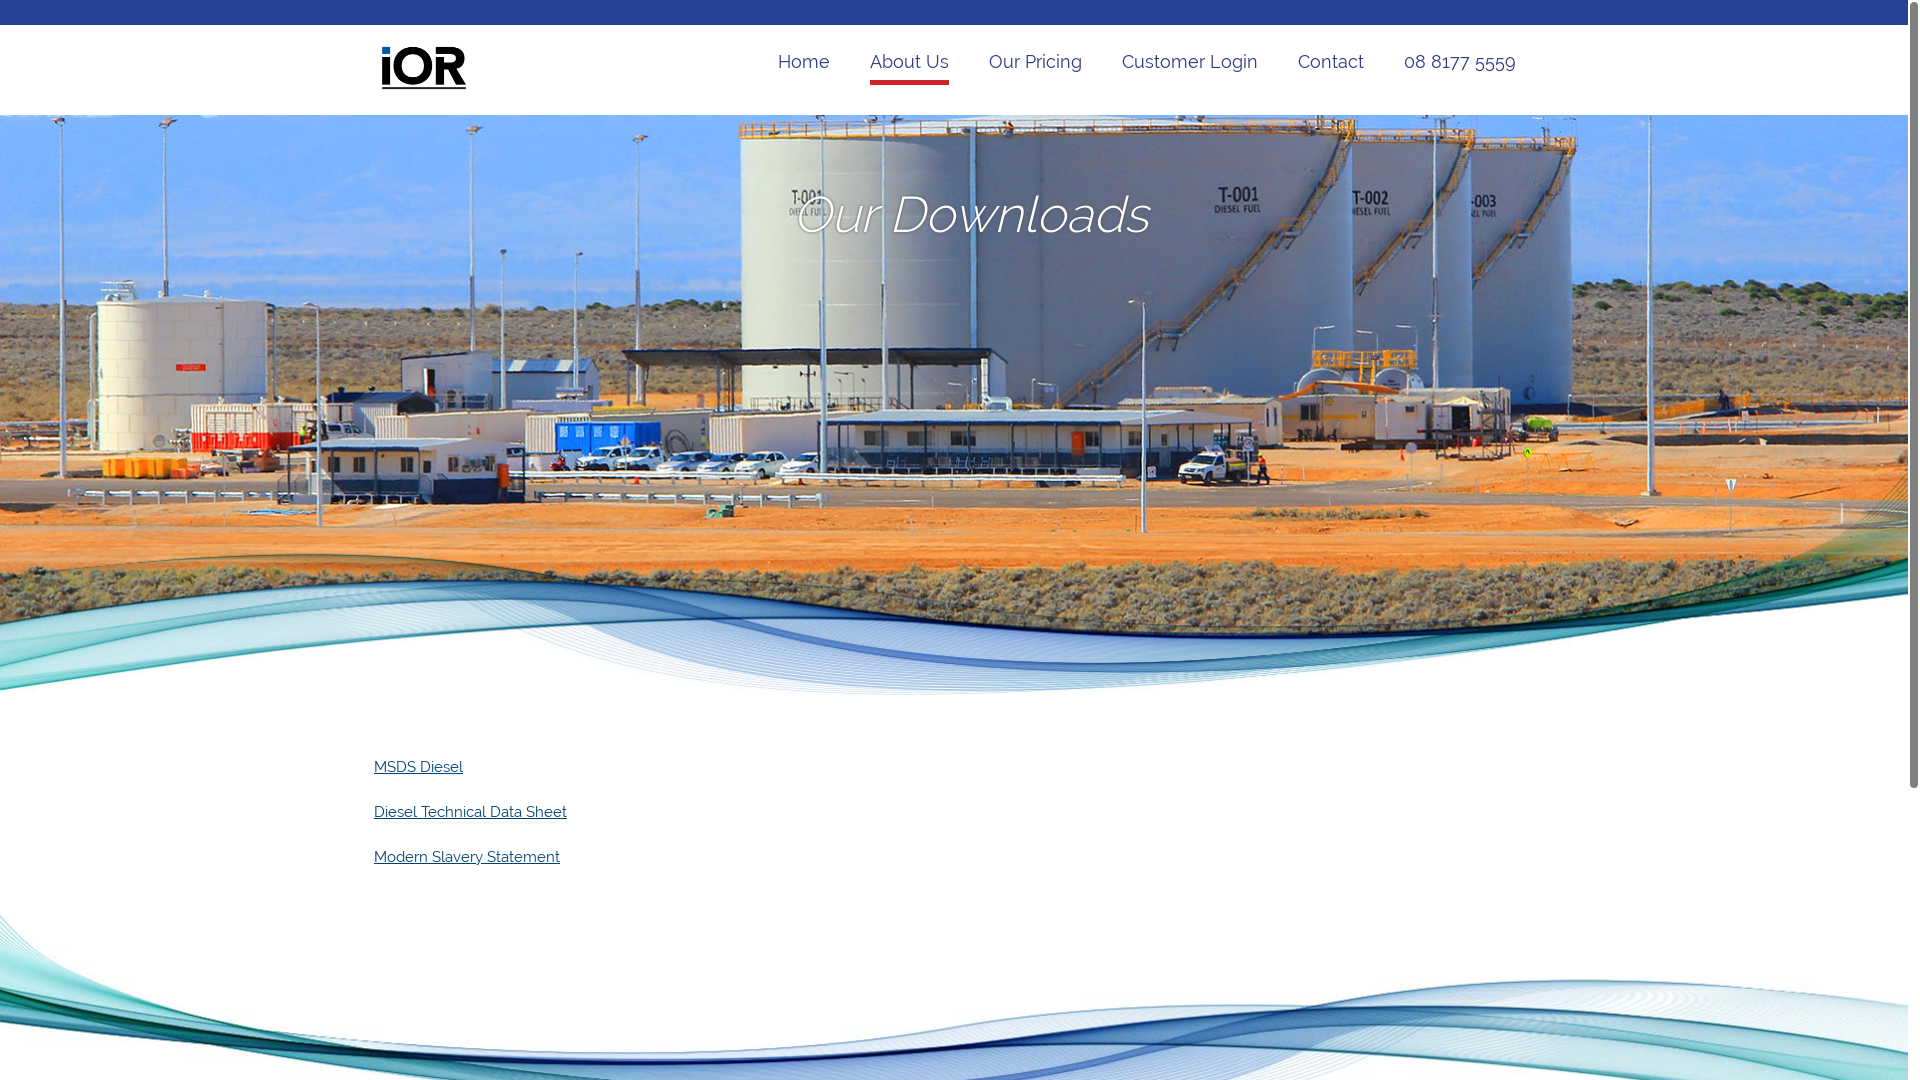 This screenshot has height=1080, width=1920. Describe the element at coordinates (469, 812) in the screenshot. I see `'Diesel Technical Data Sheet'` at that location.